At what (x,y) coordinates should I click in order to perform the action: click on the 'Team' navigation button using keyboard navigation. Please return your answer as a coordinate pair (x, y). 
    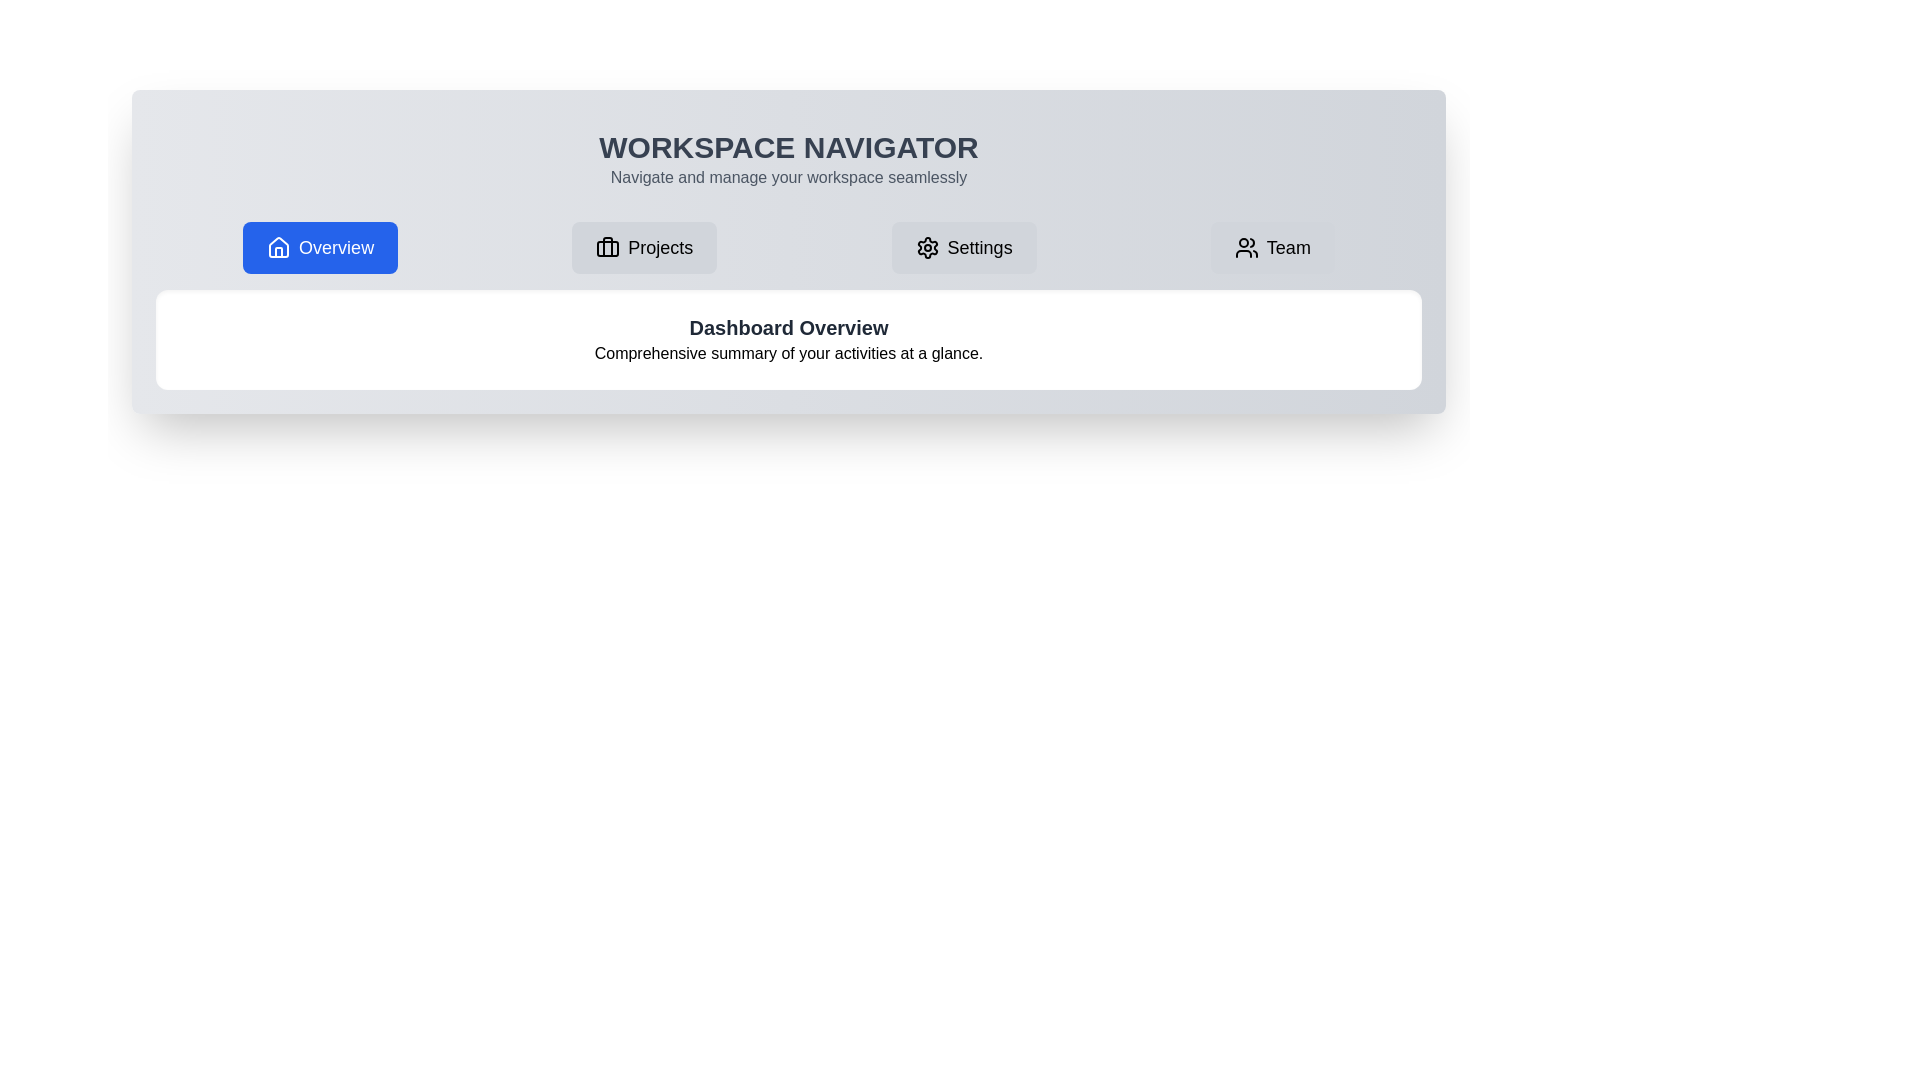
    Looking at the image, I should click on (1271, 246).